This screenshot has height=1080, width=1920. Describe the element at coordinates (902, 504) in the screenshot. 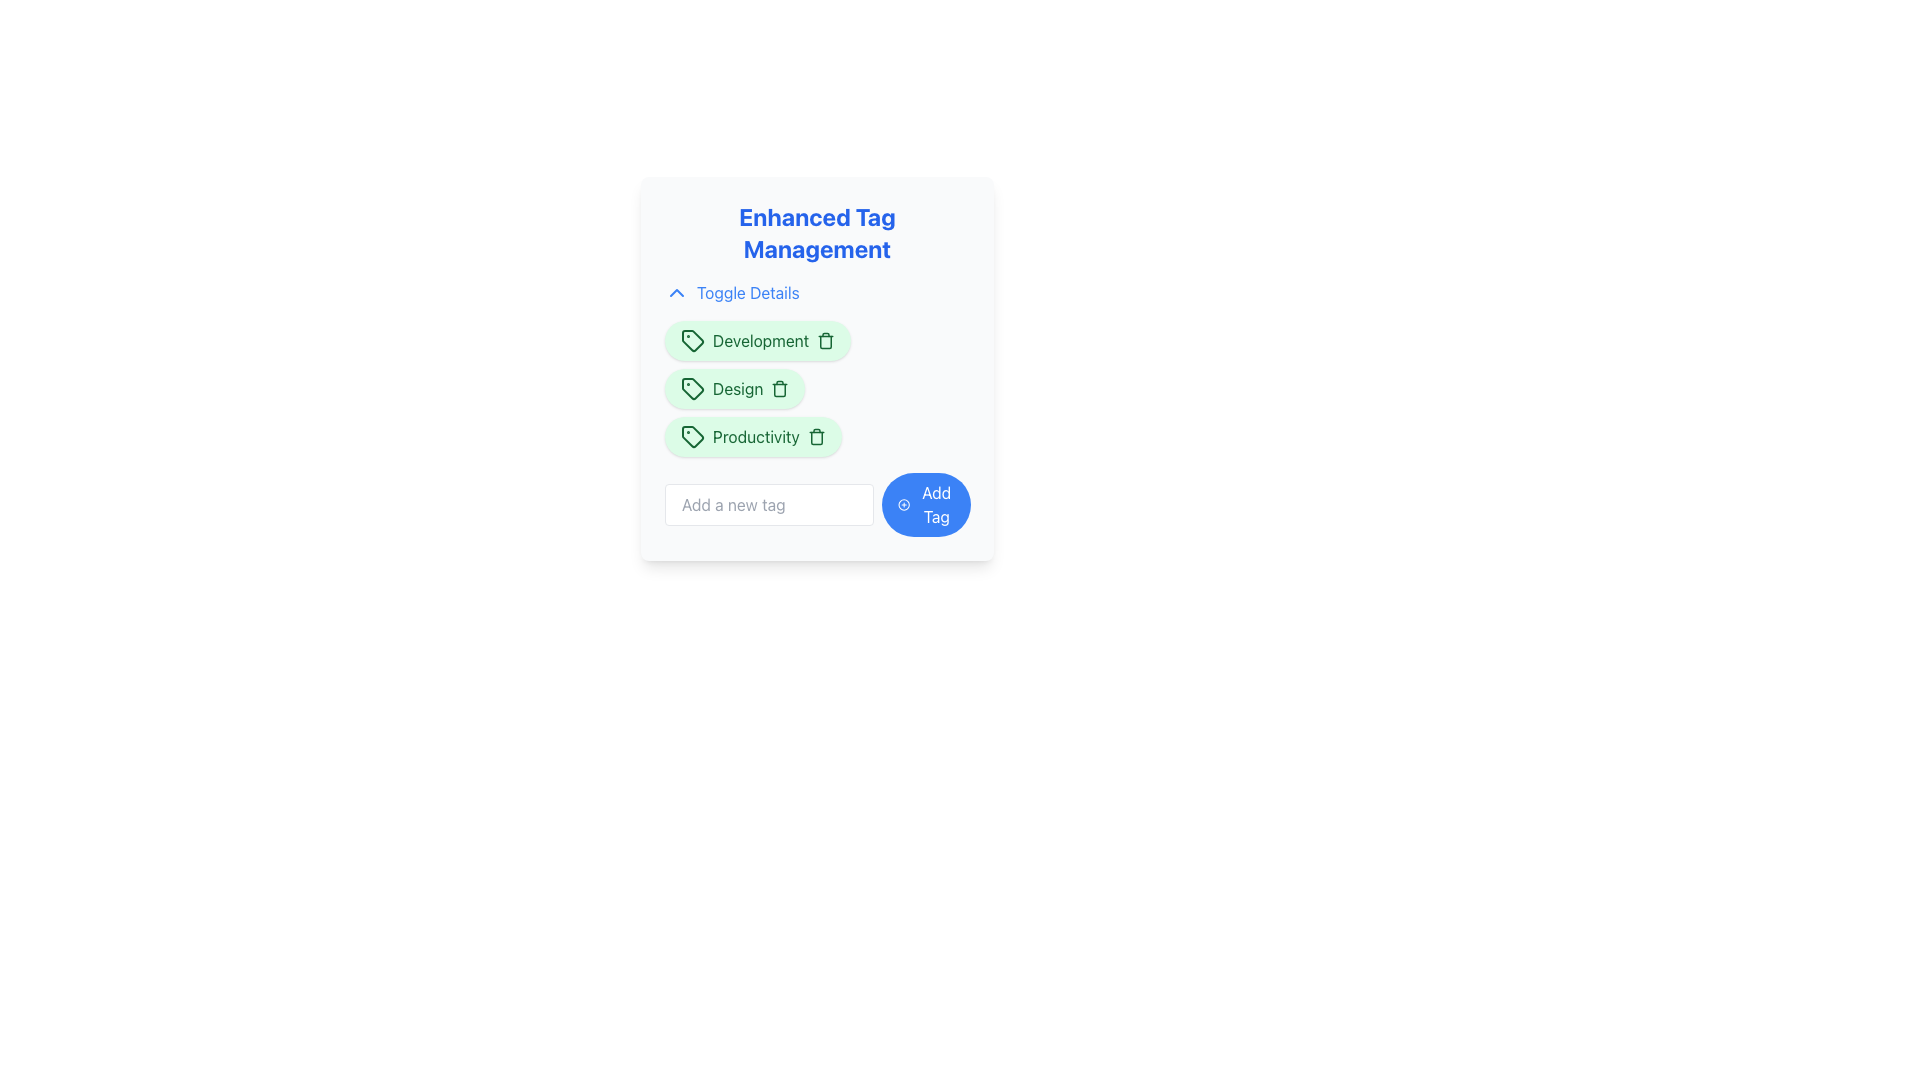

I see `the SVG icon with a circle outline and a plus sign, which is located near the bottom-right of the 'Add Tag' button` at that location.